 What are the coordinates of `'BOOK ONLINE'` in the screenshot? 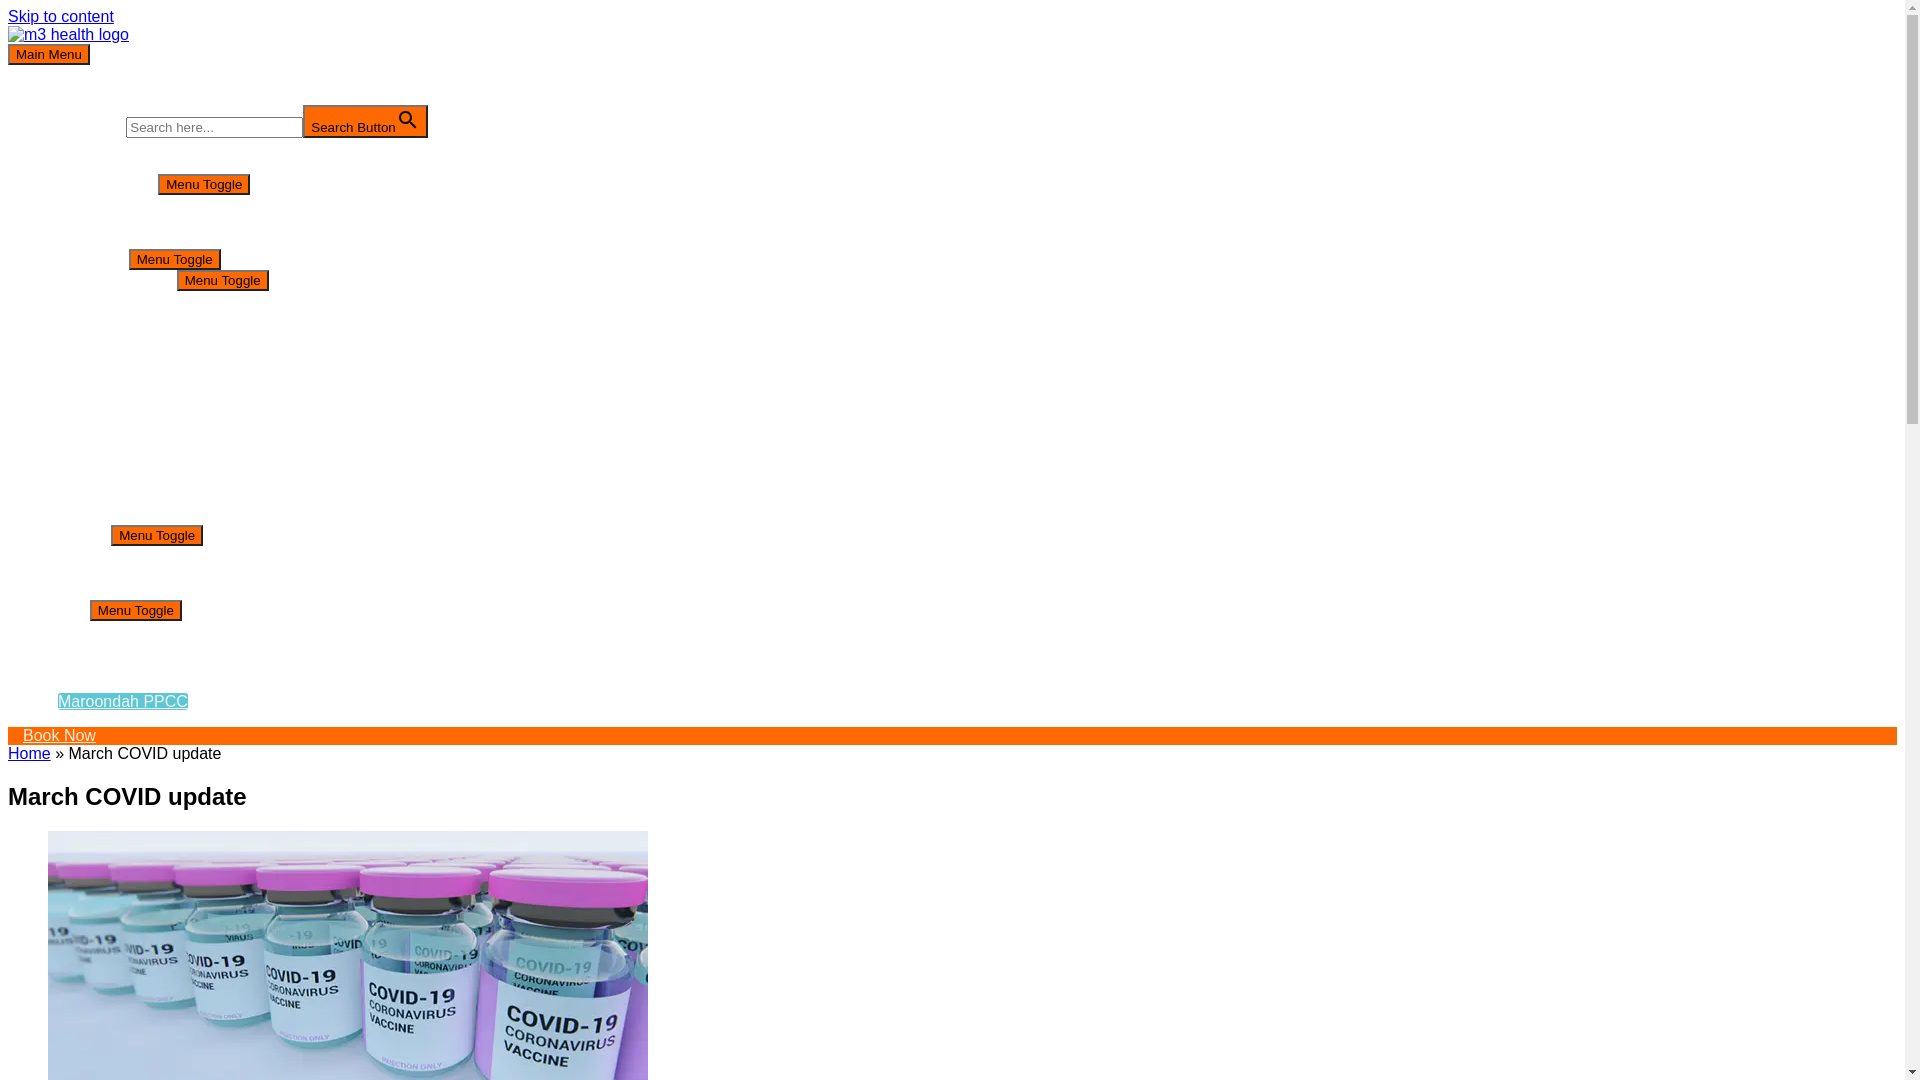 It's located at (101, 183).